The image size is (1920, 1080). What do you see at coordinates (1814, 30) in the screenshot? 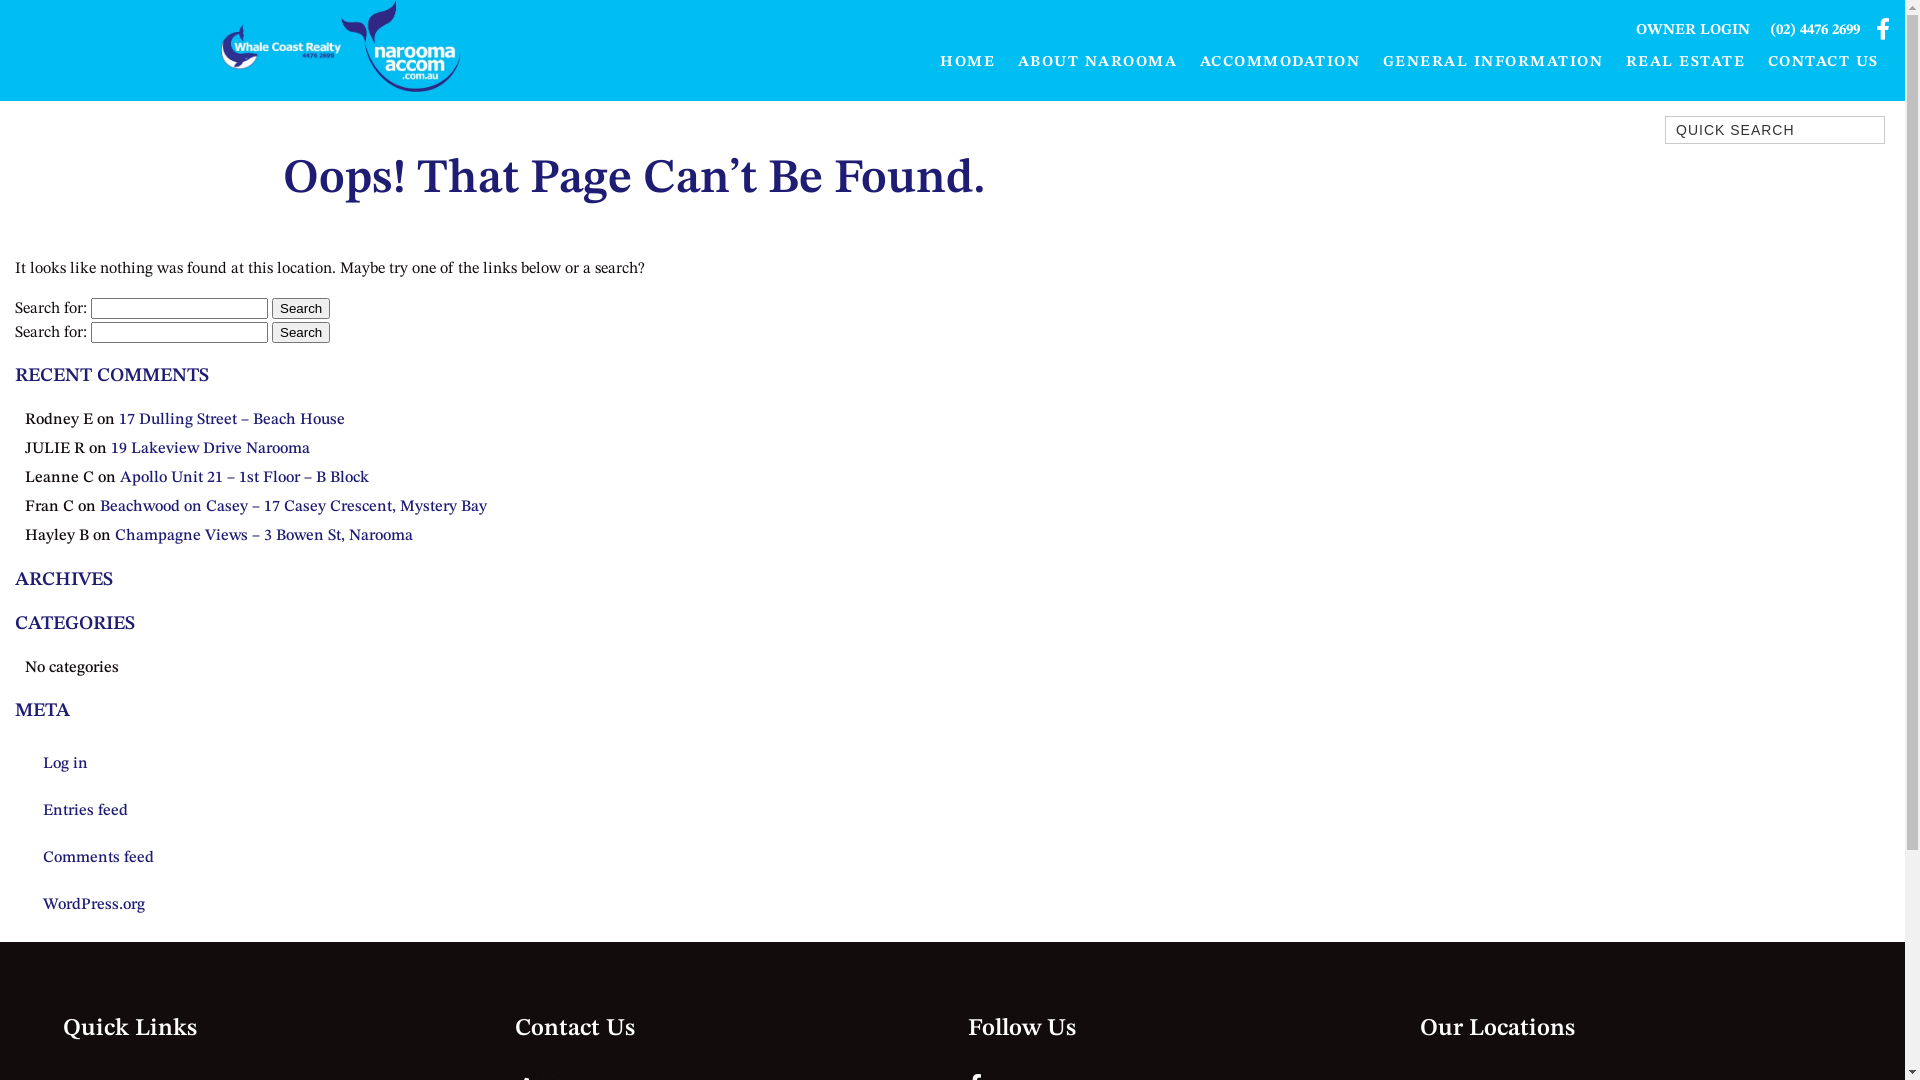
I see `'(02) 4476 2699'` at bounding box center [1814, 30].